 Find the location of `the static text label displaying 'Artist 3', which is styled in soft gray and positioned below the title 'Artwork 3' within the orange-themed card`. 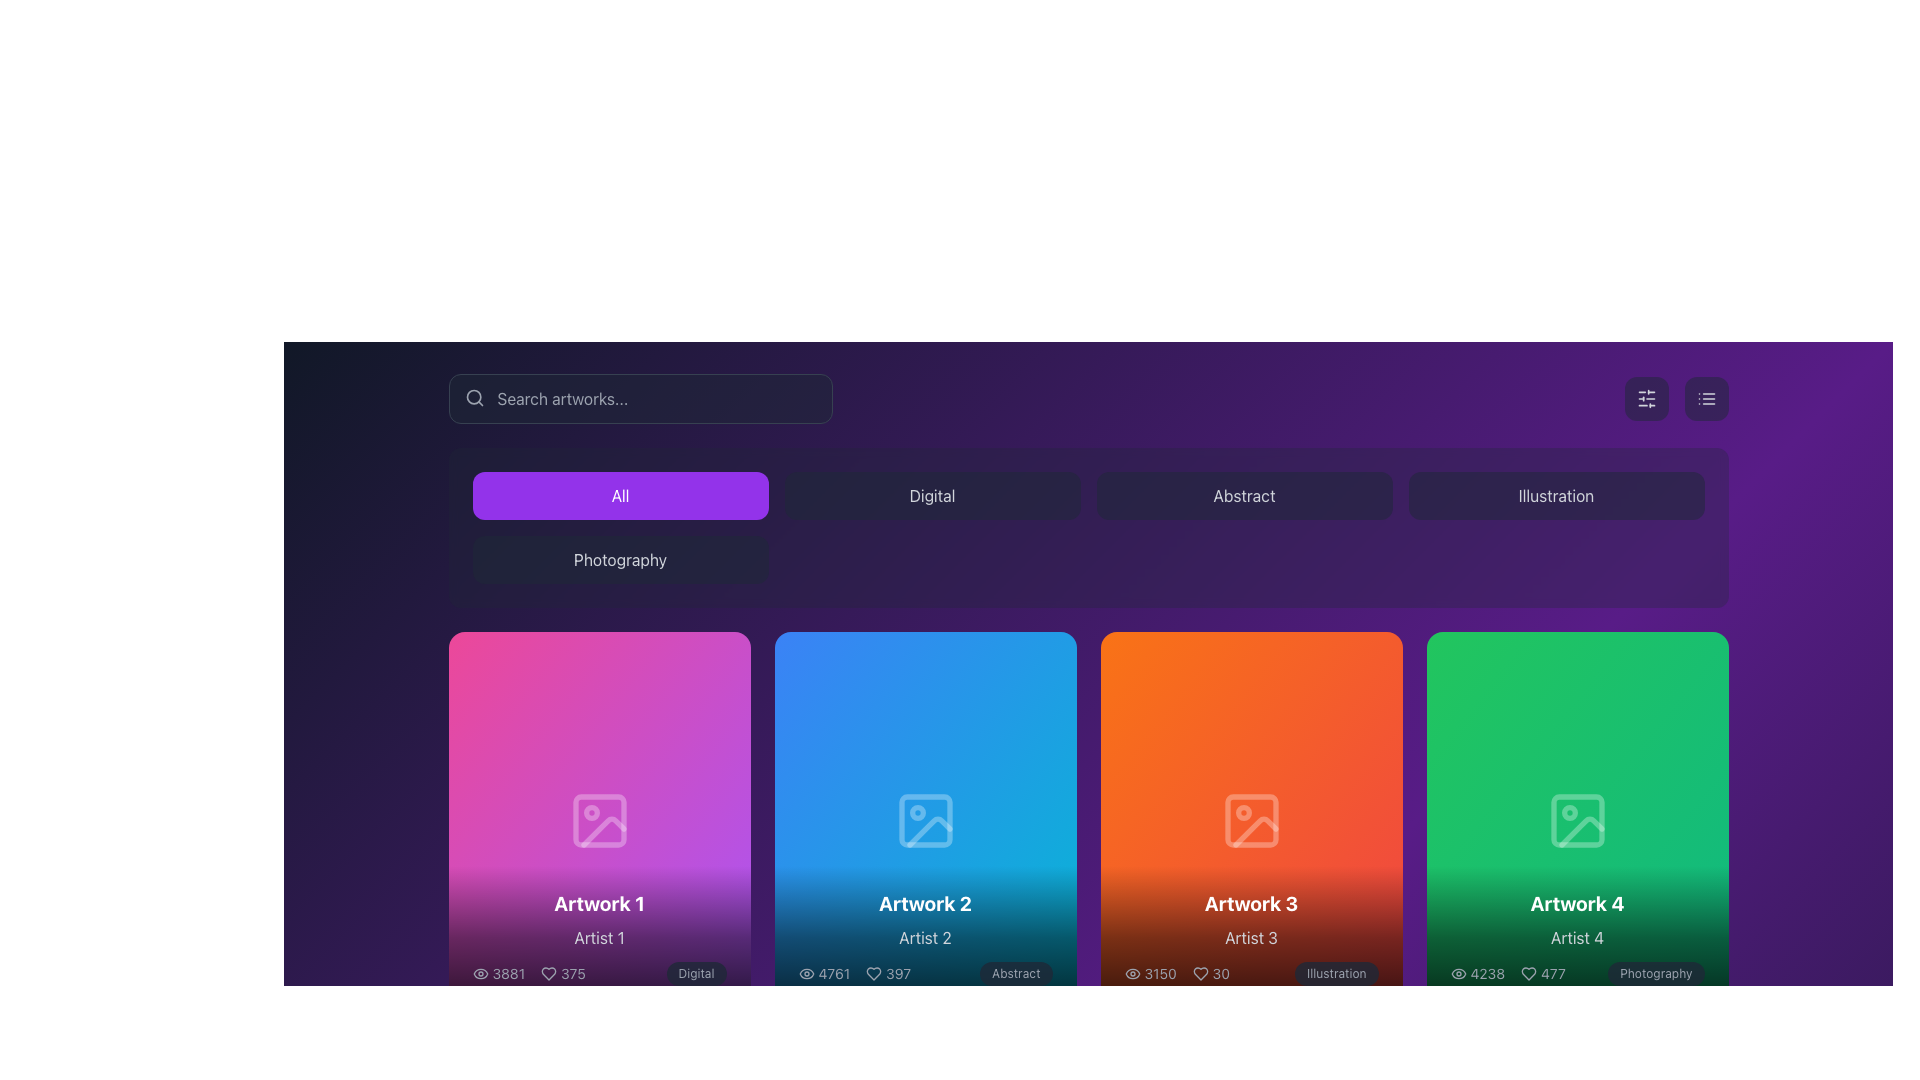

the static text label displaying 'Artist 3', which is styled in soft gray and positioned below the title 'Artwork 3' within the orange-themed card is located at coordinates (1250, 937).